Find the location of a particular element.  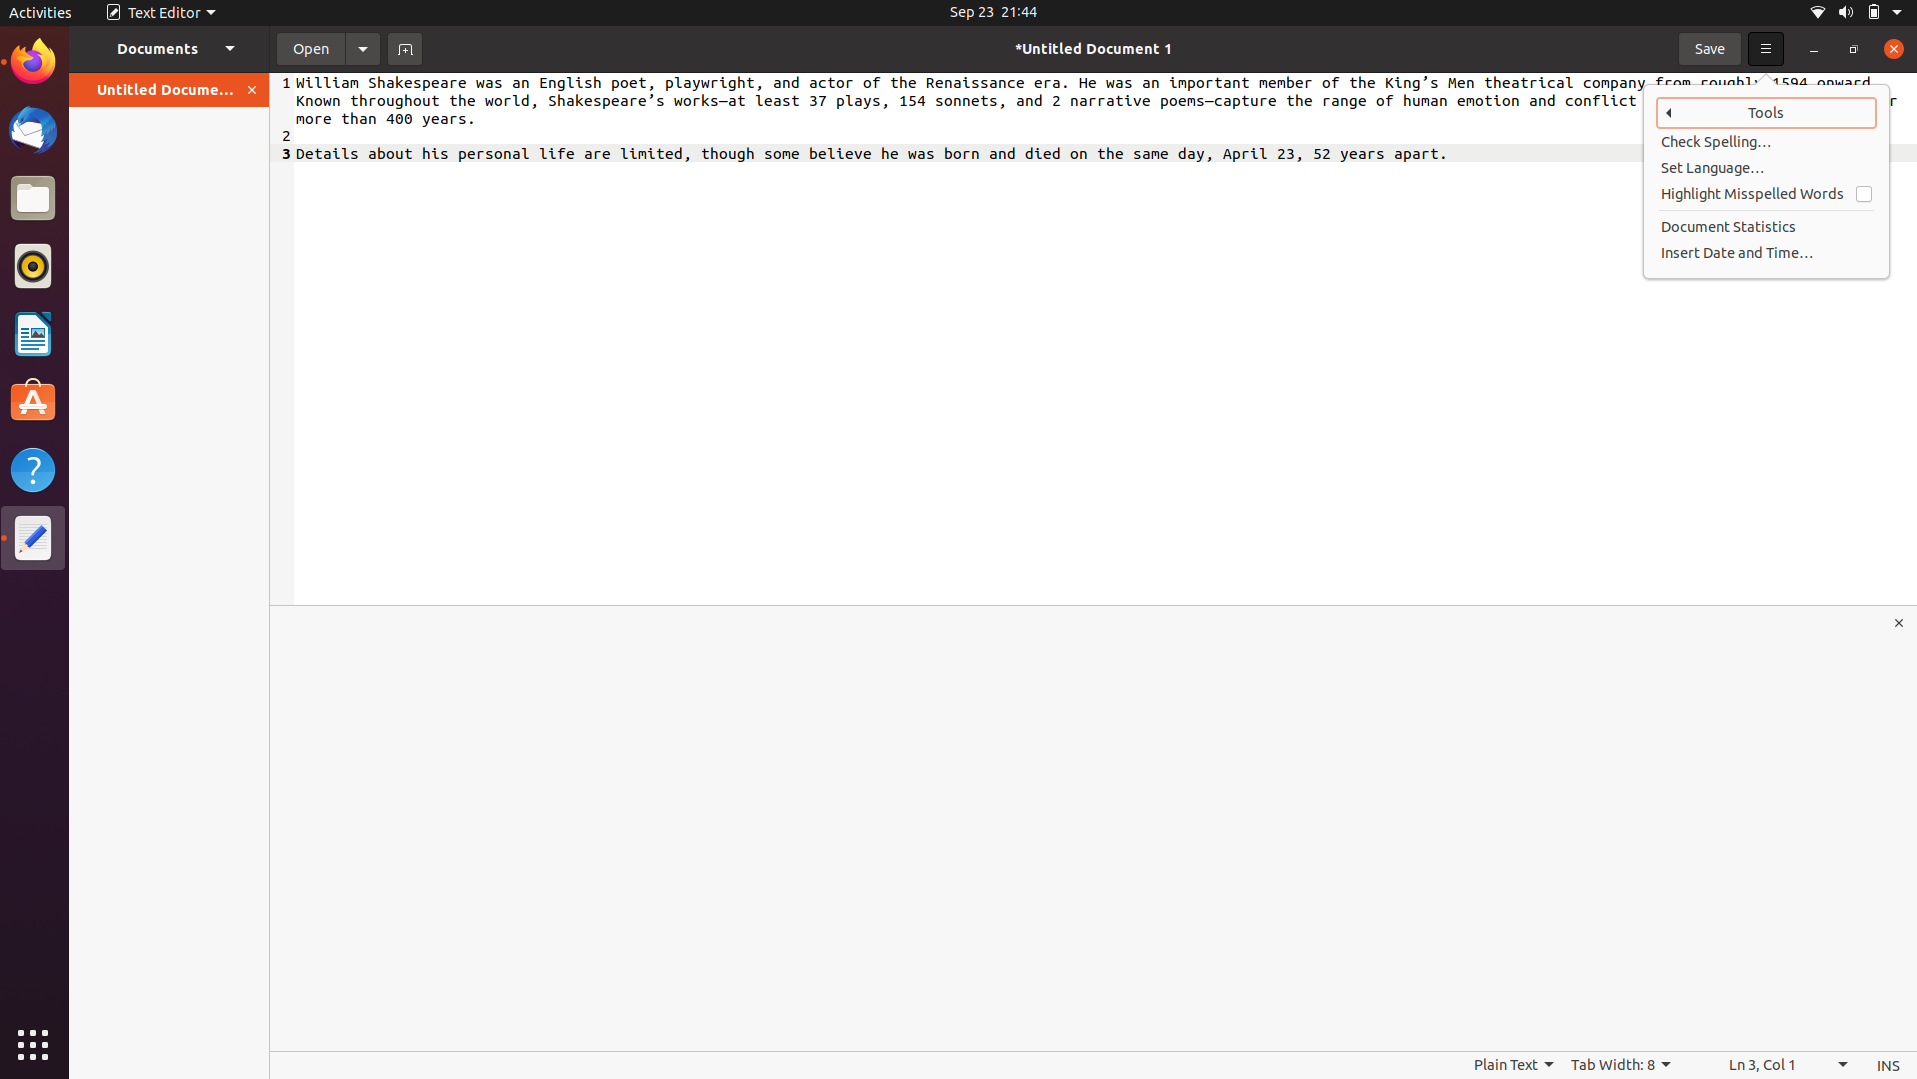

spell-check on the document is located at coordinates (1767, 142).